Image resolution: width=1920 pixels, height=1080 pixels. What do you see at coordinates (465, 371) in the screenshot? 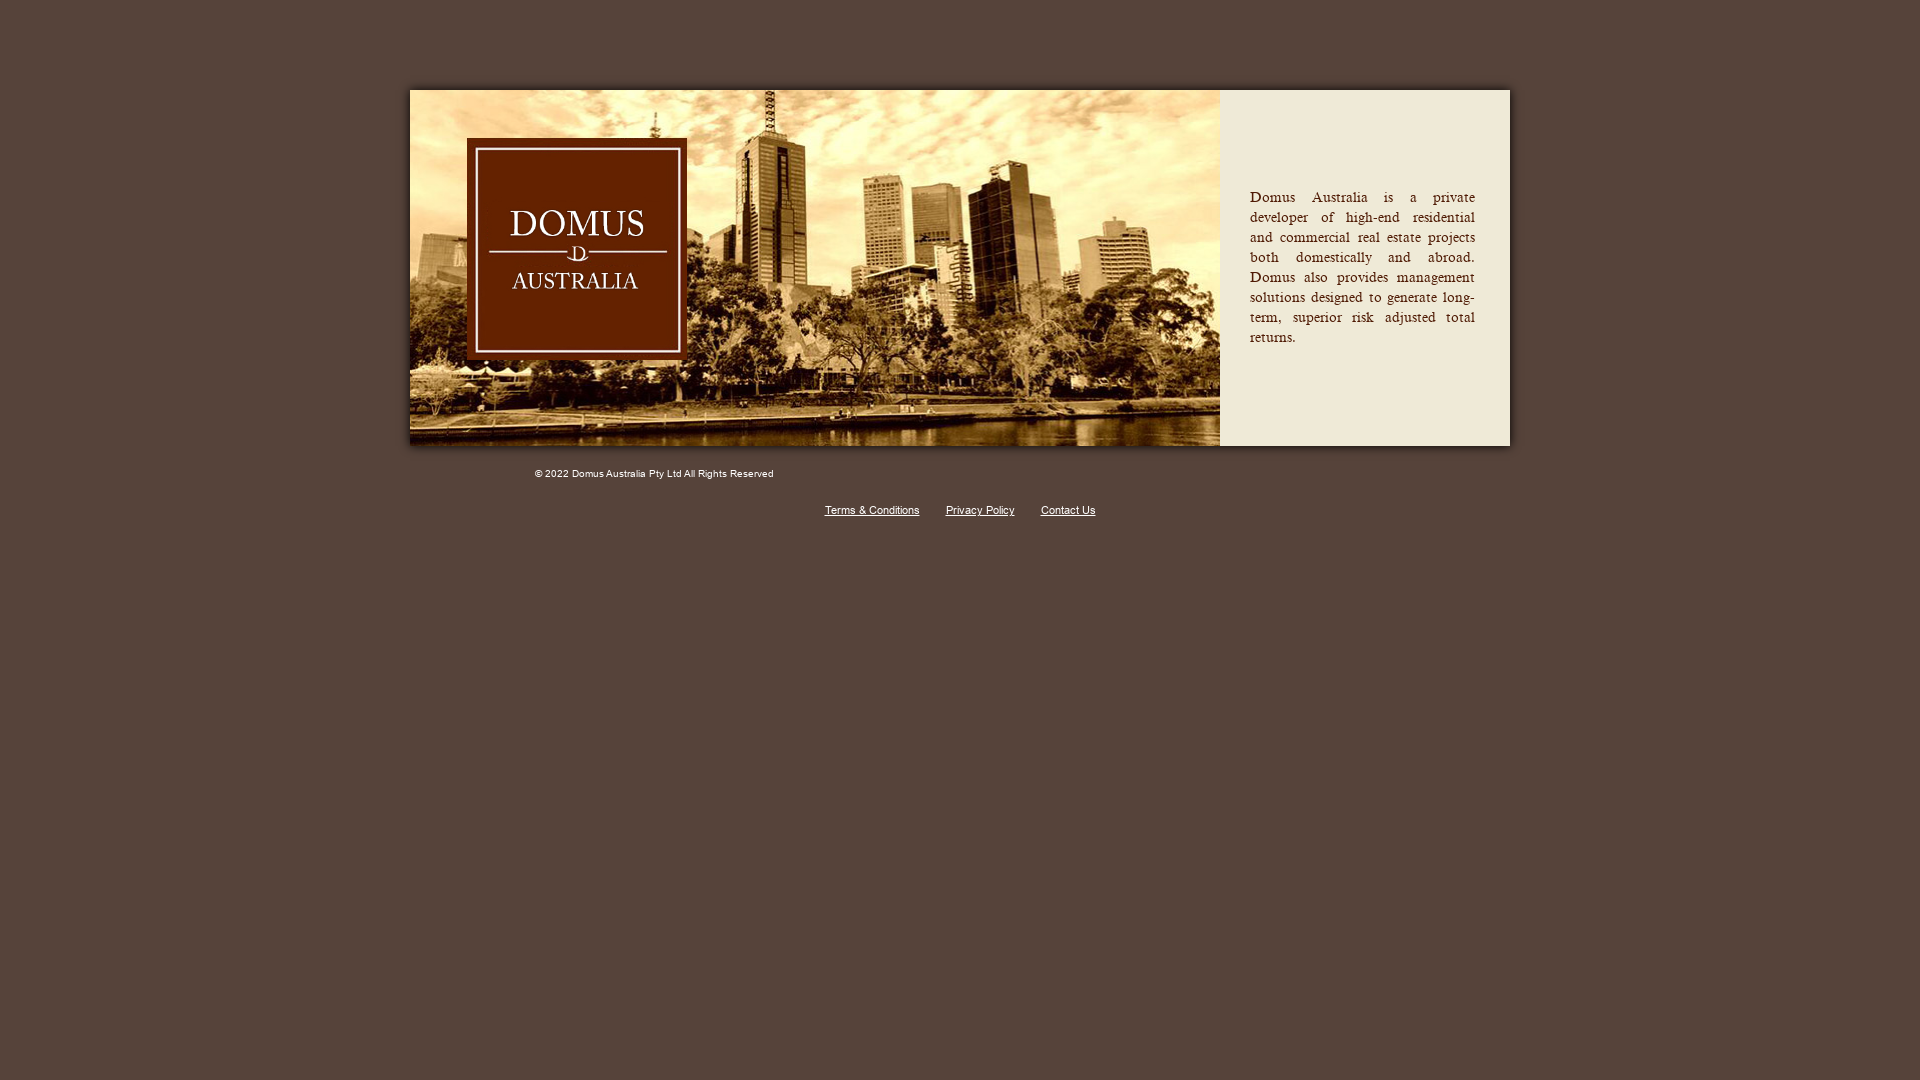
I see `'Domus Australia'` at bounding box center [465, 371].